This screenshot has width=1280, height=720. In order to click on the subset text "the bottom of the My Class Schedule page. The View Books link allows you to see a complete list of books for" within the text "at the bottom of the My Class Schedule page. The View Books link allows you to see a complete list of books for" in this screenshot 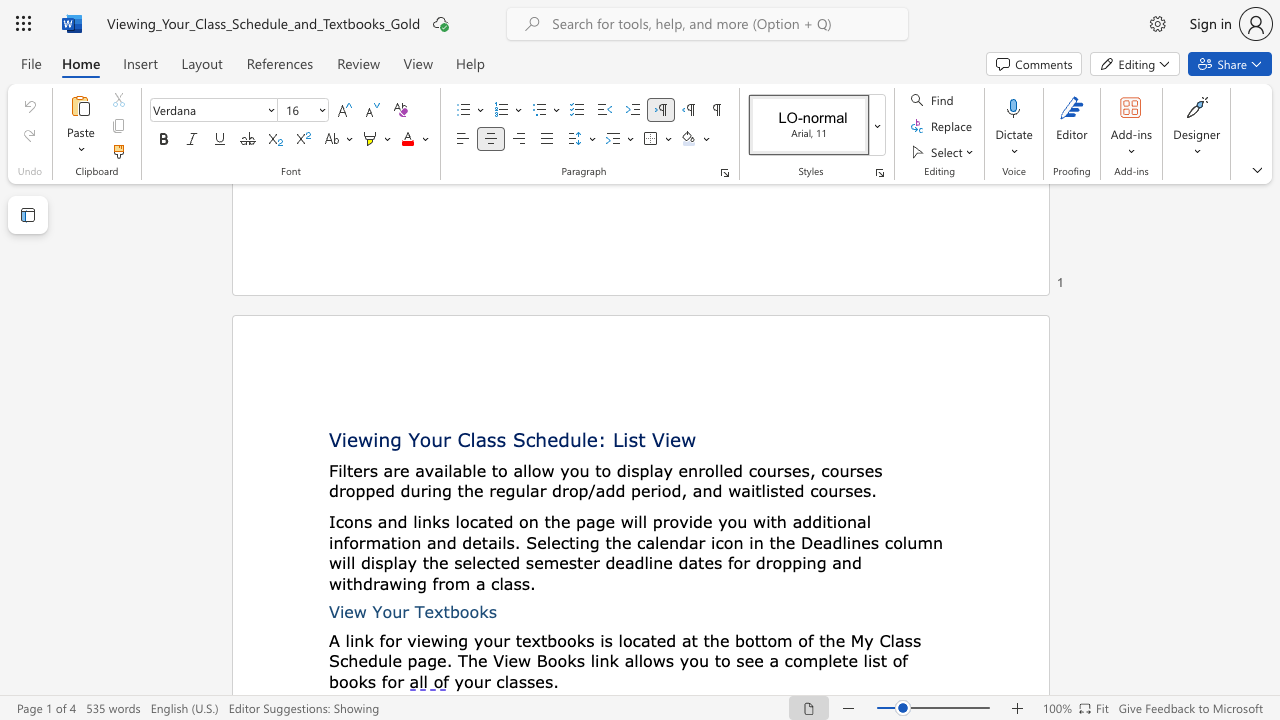, I will do `click(703, 640)`.